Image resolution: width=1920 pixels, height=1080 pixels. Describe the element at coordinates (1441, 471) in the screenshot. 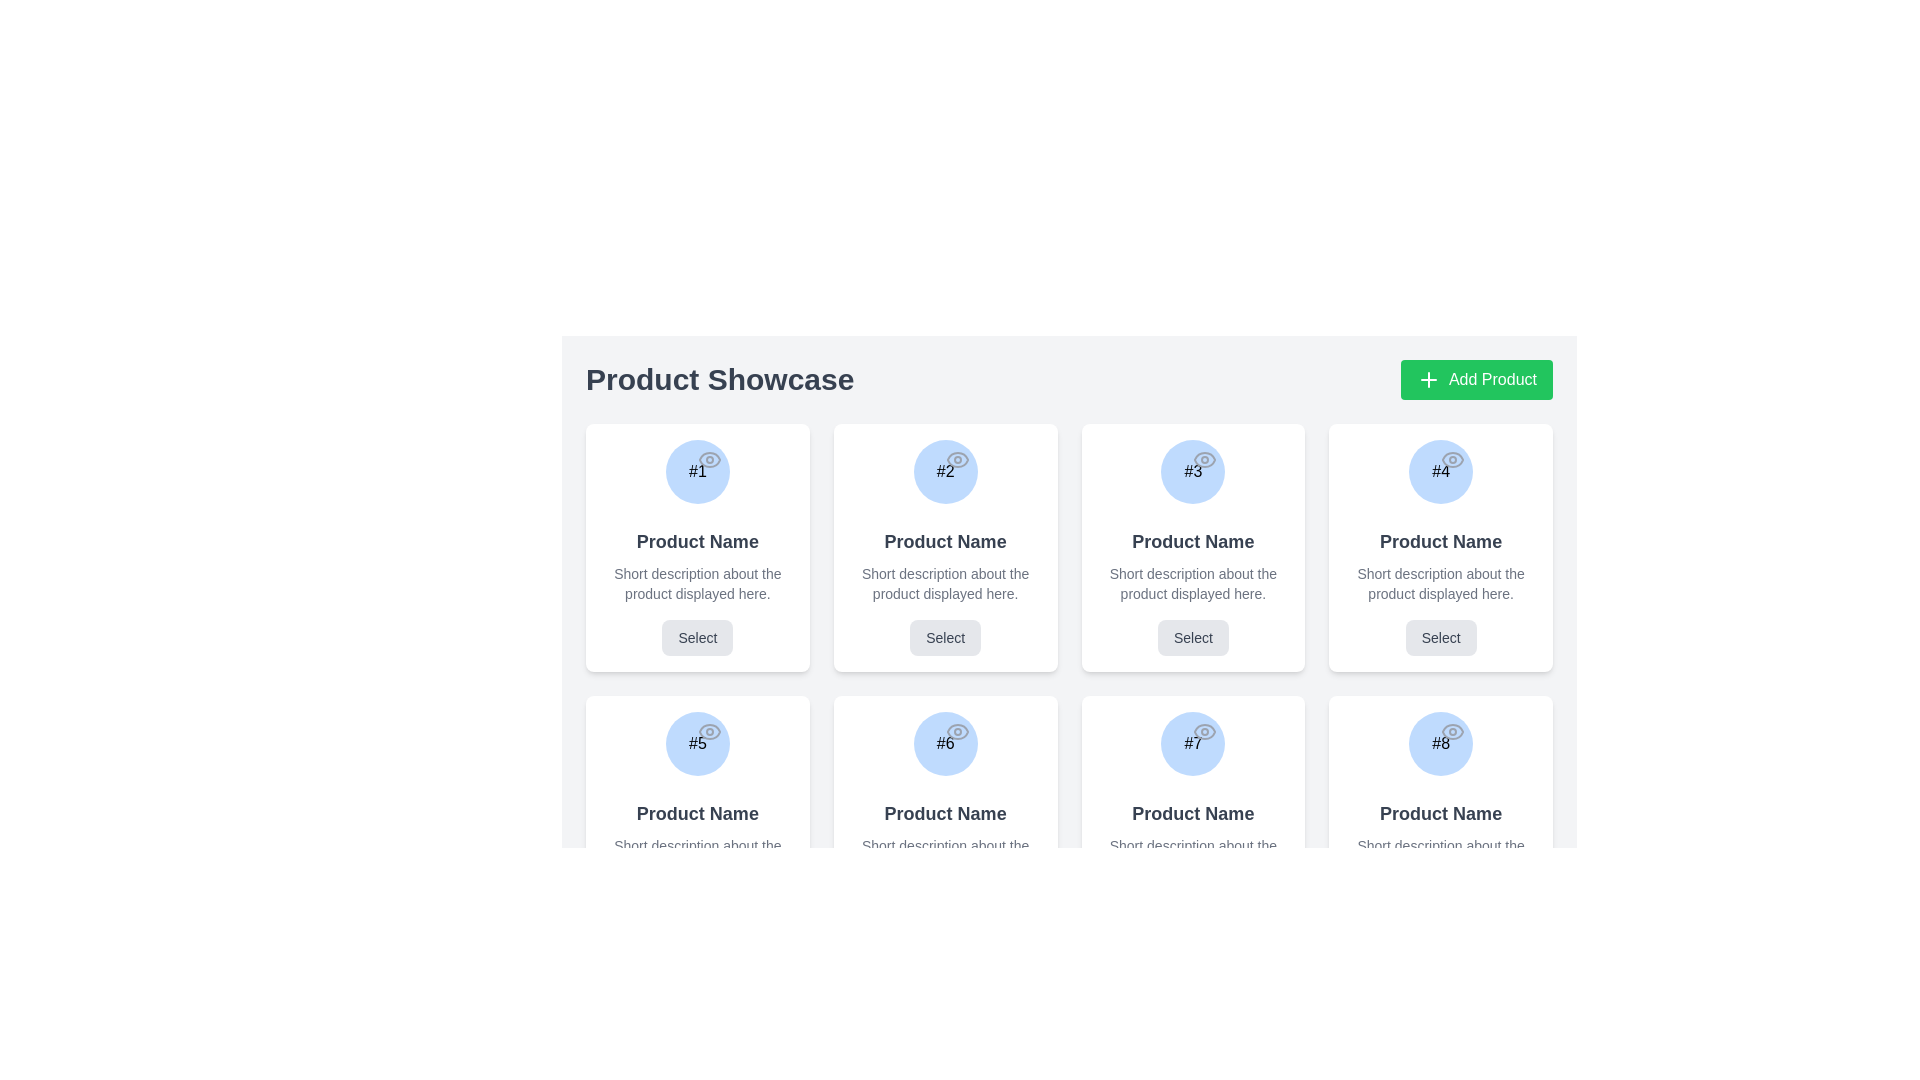

I see `the composite element displaying a numeric identifier with an adjacent eye icon, located at the top-left corner of the product details card` at that location.